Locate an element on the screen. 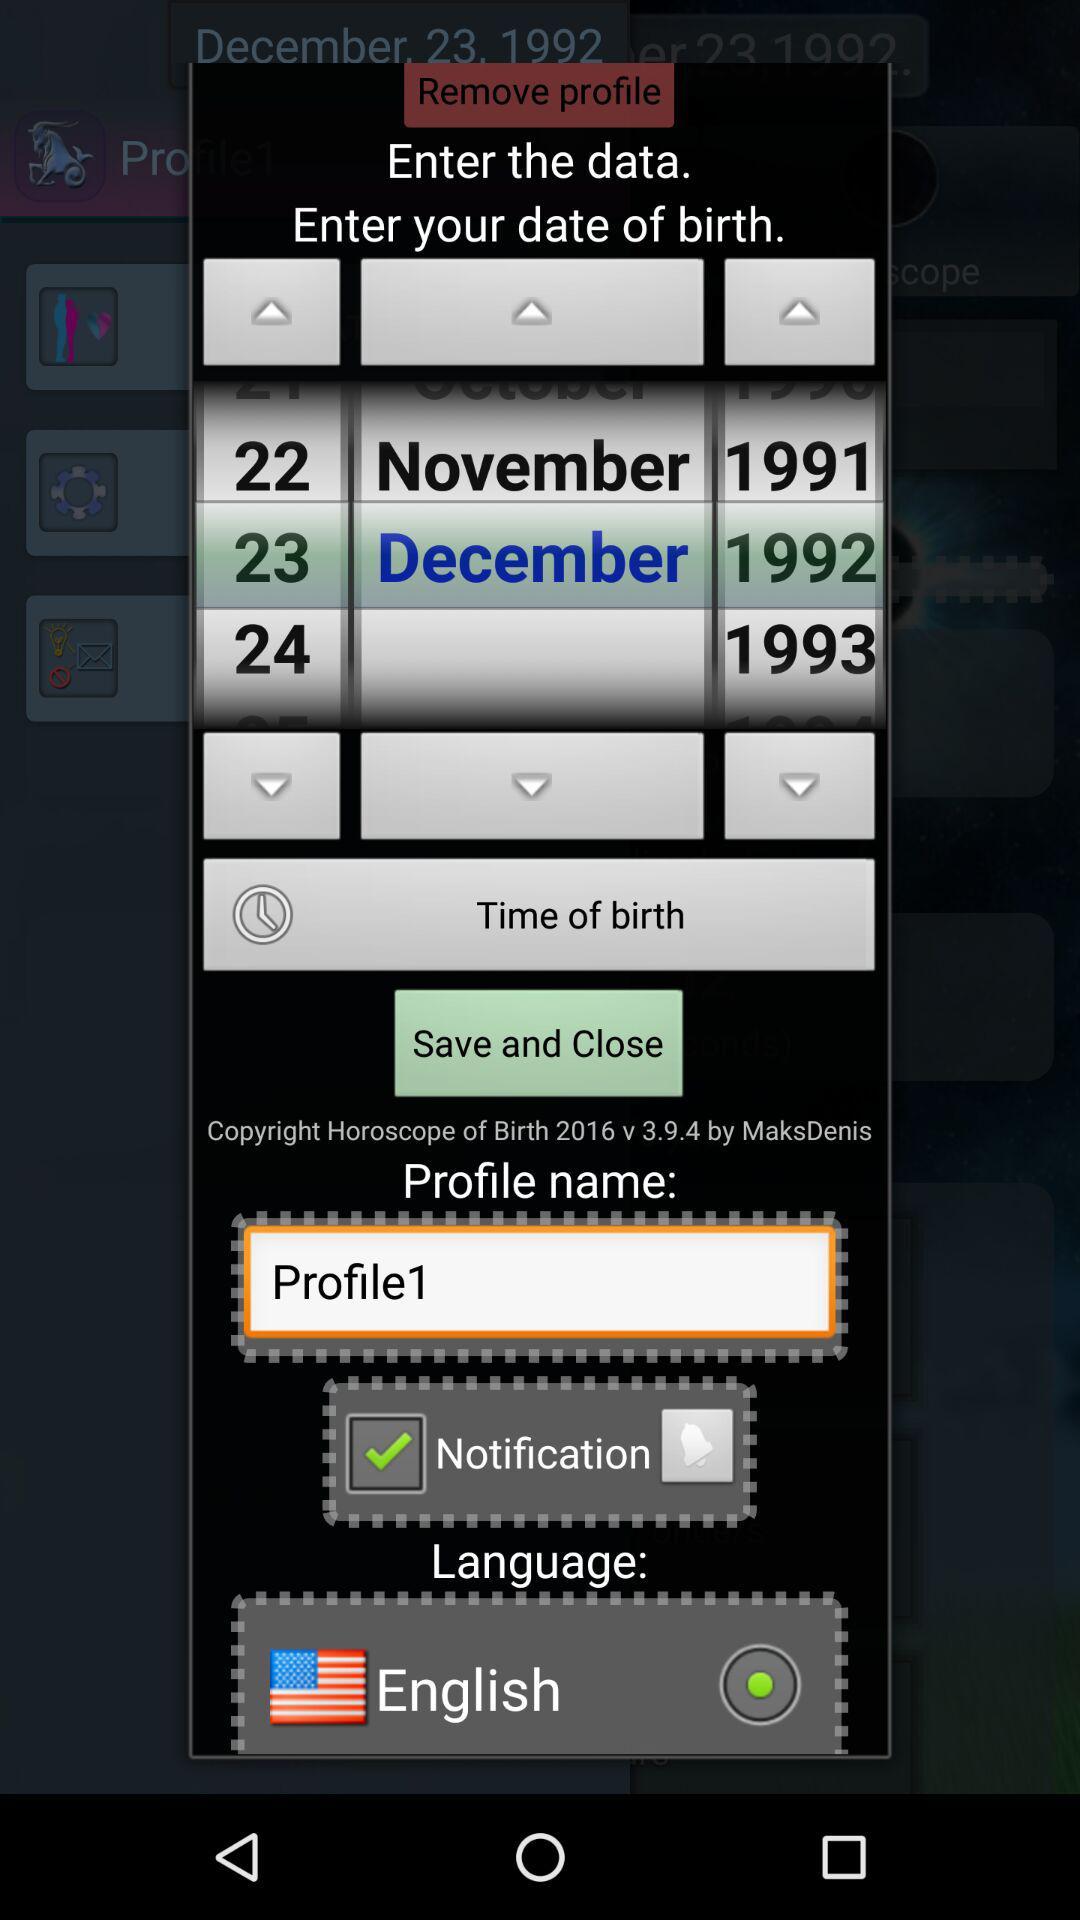  more is located at coordinates (531, 791).